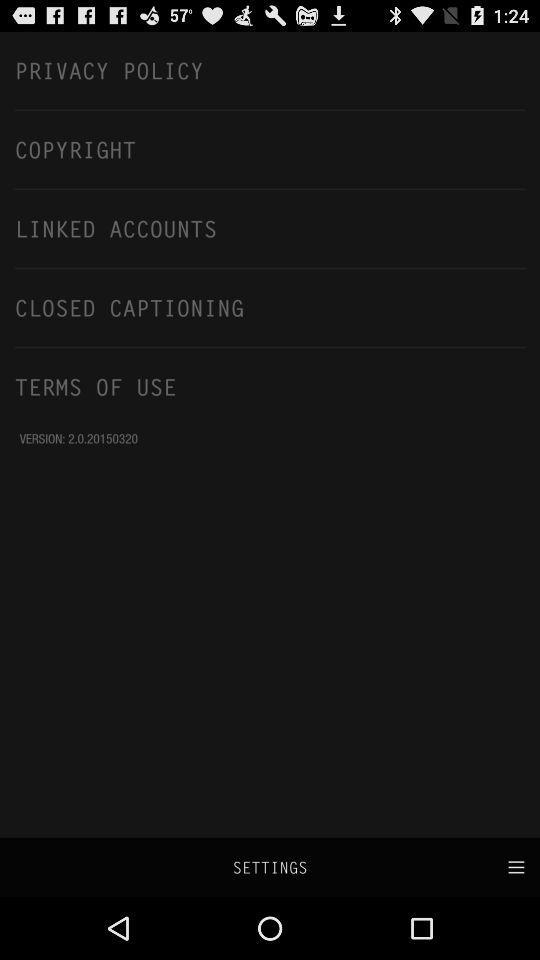  What do you see at coordinates (270, 385) in the screenshot?
I see `the icon above the version 2 0 item` at bounding box center [270, 385].